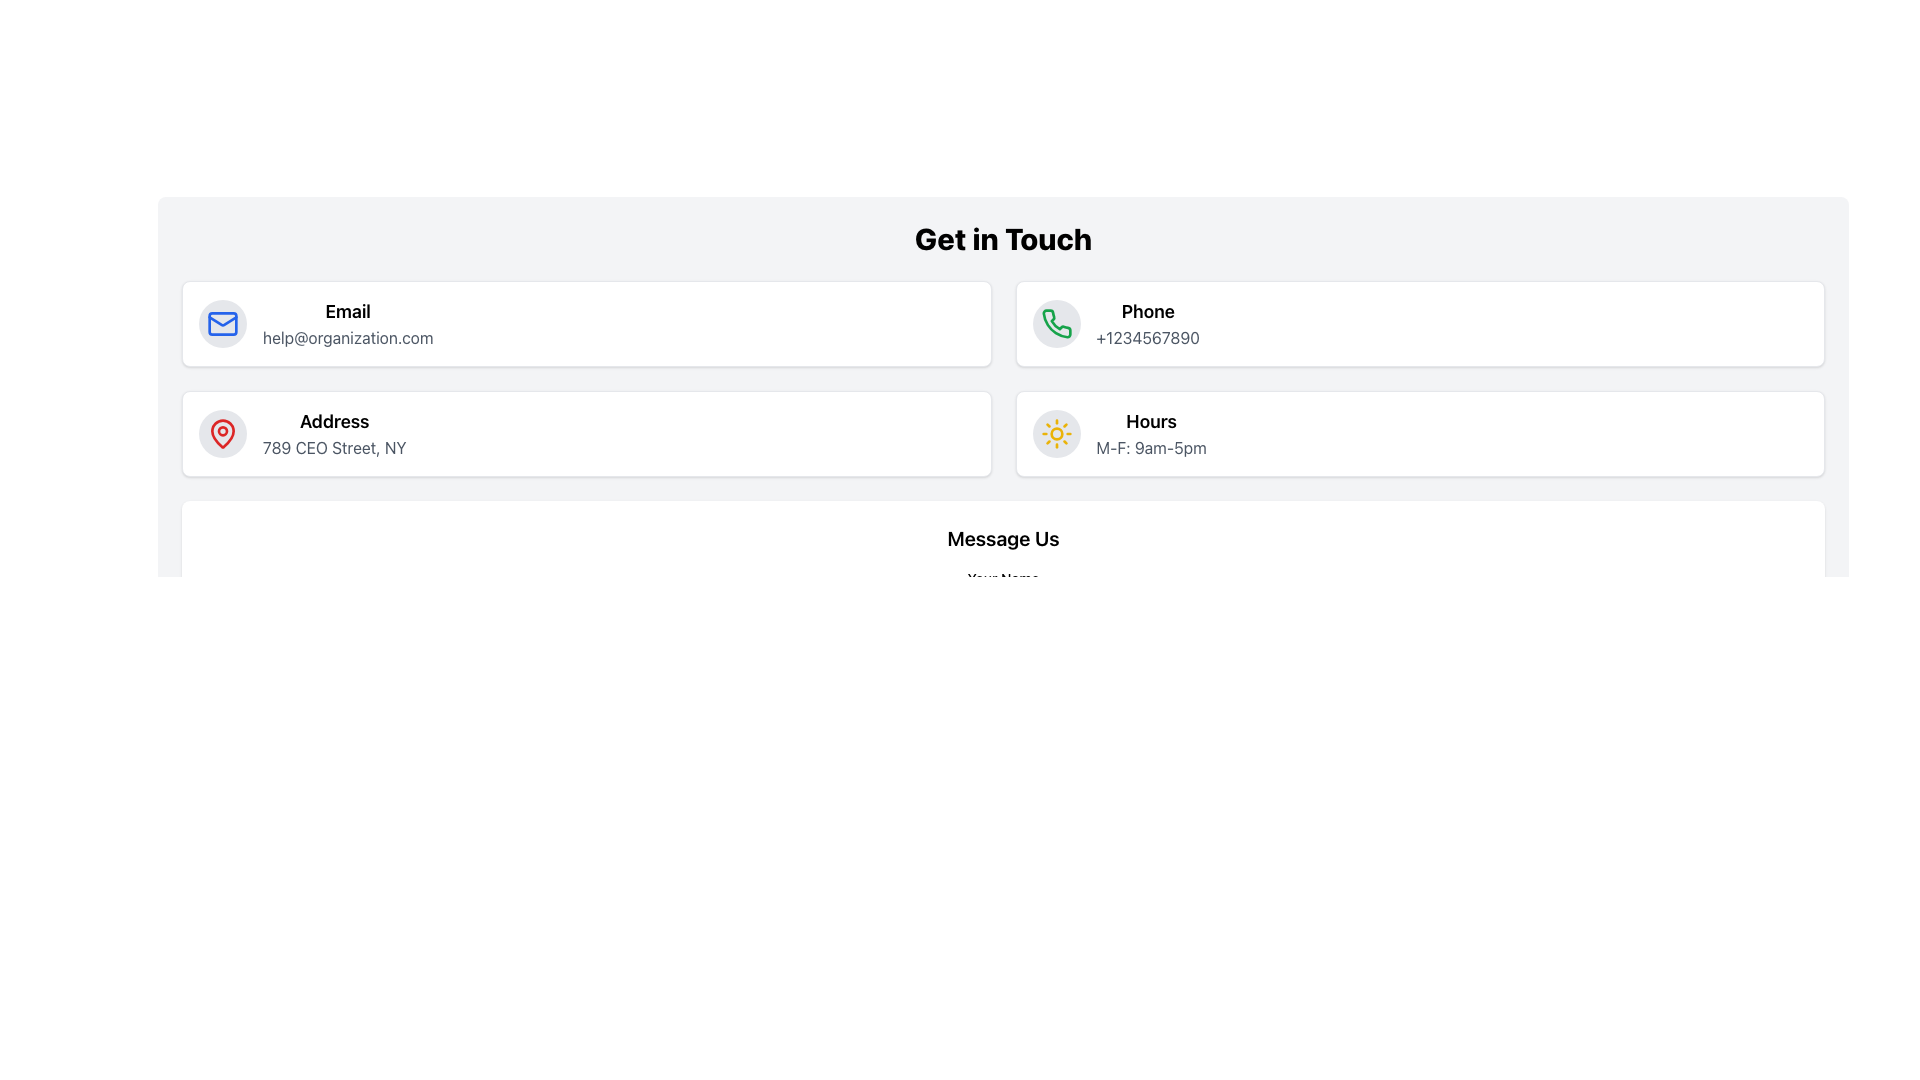 The height and width of the screenshot is (1080, 1920). What do you see at coordinates (1055, 323) in the screenshot?
I see `the green outlined telephone handset icon located in the top right section of the interface within the 'Get in Touch' section to initiate a call or obtain more contact details` at bounding box center [1055, 323].